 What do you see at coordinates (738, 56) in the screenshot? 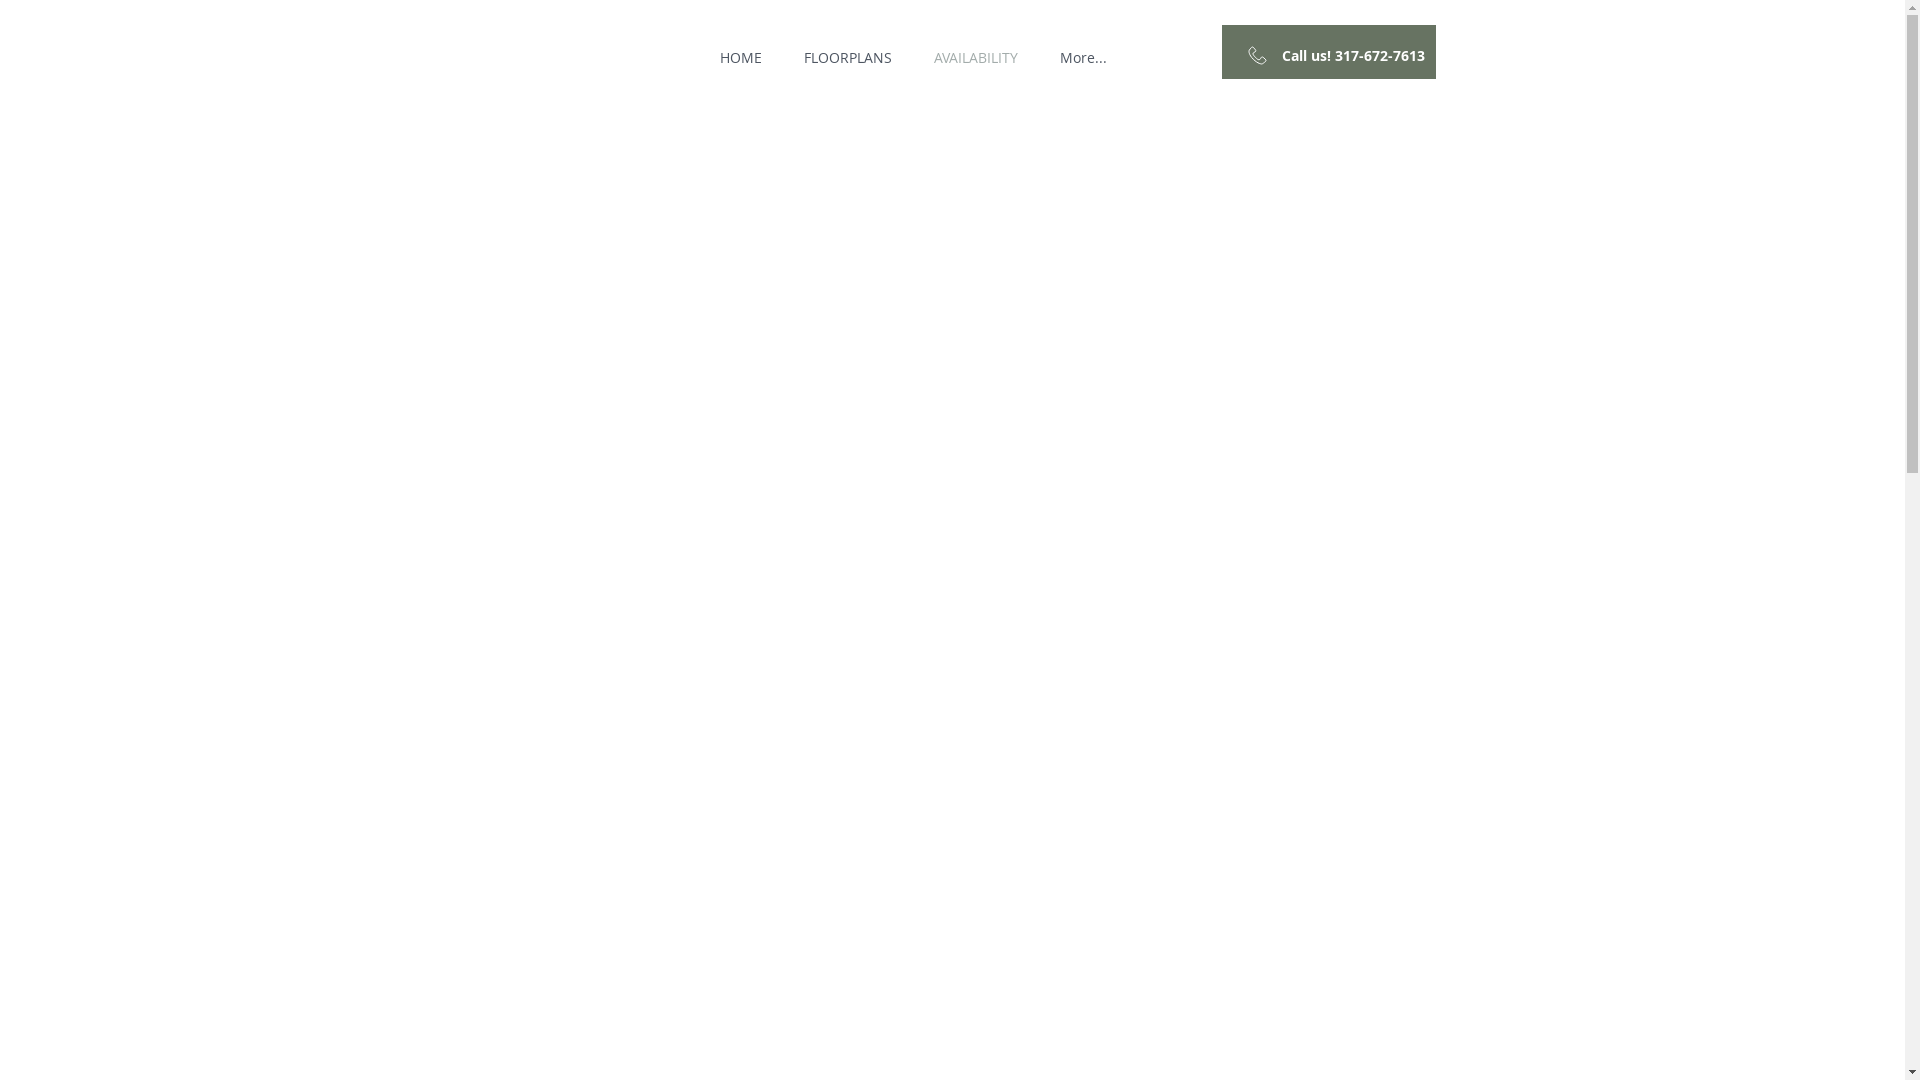
I see `'HOME'` at bounding box center [738, 56].